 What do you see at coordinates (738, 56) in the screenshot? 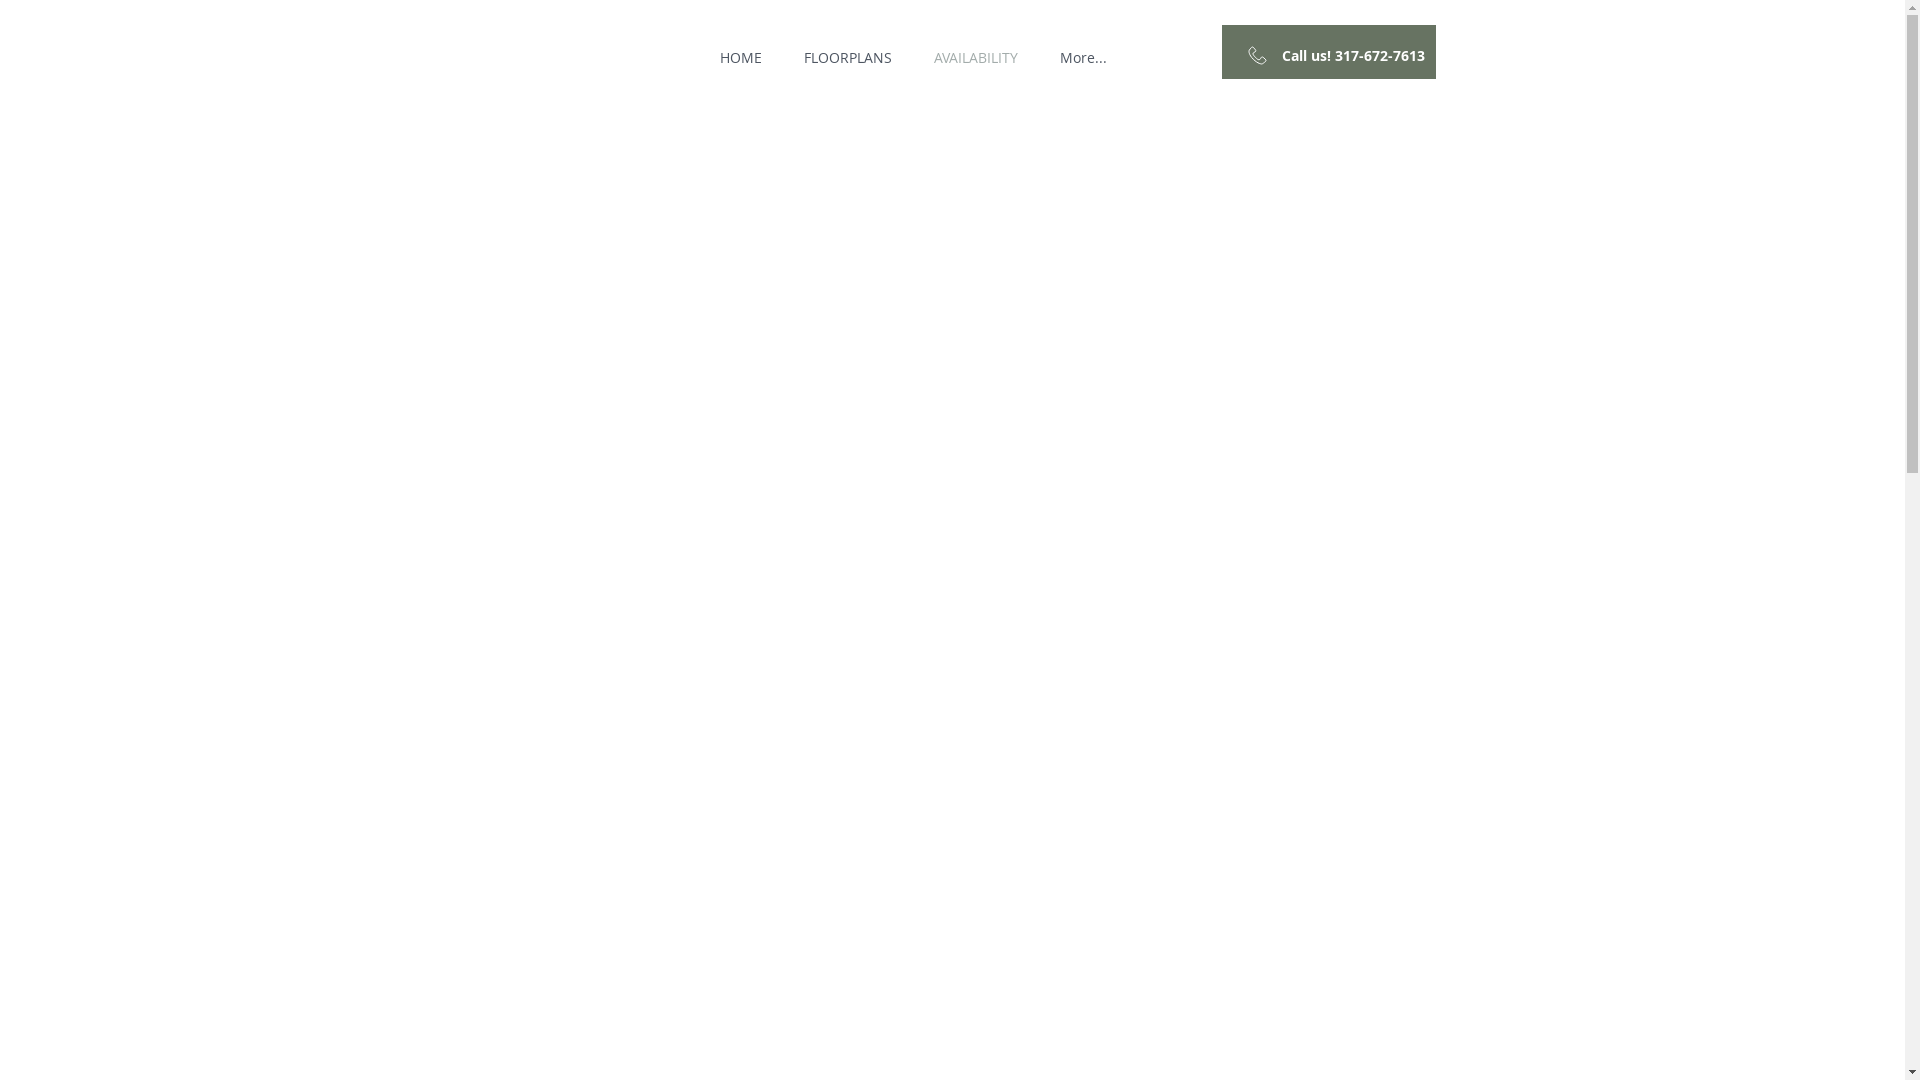
I see `'HOME'` at bounding box center [738, 56].